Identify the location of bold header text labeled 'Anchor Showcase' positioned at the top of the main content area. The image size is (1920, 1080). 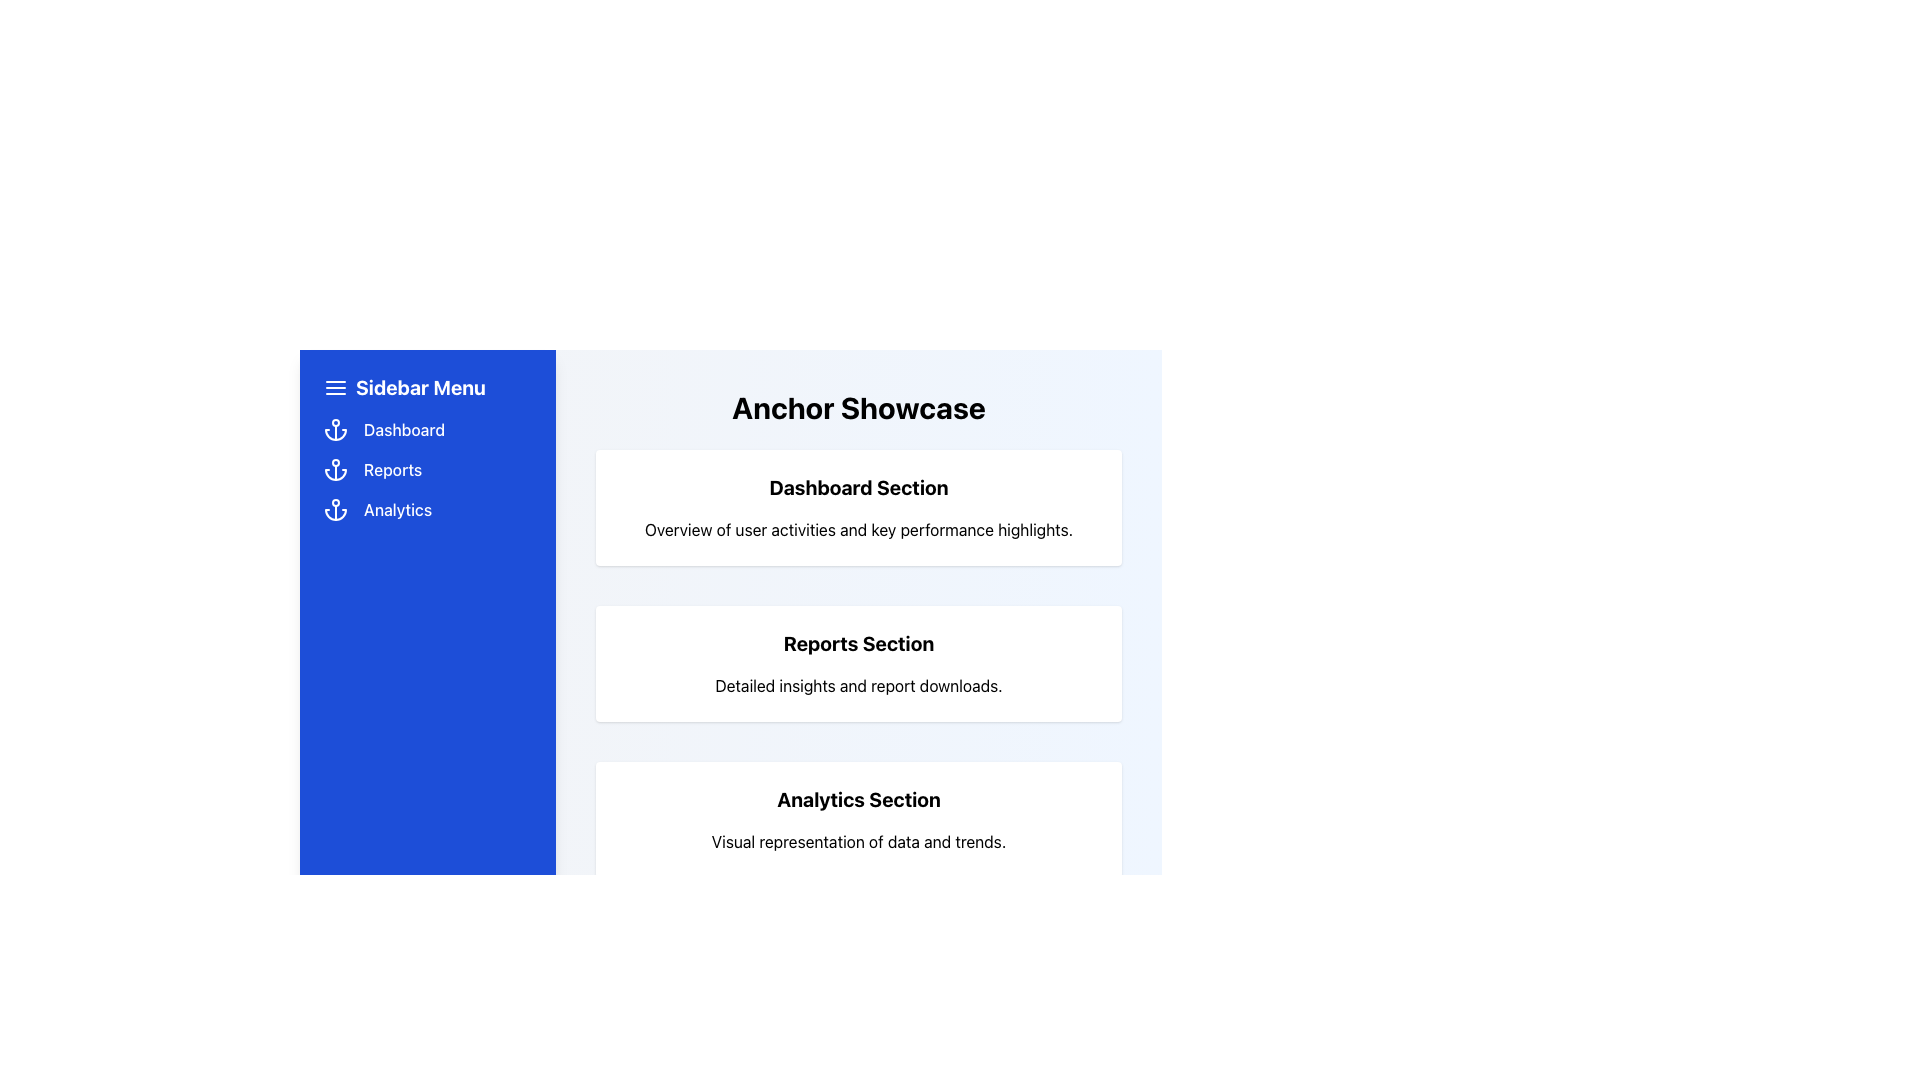
(859, 407).